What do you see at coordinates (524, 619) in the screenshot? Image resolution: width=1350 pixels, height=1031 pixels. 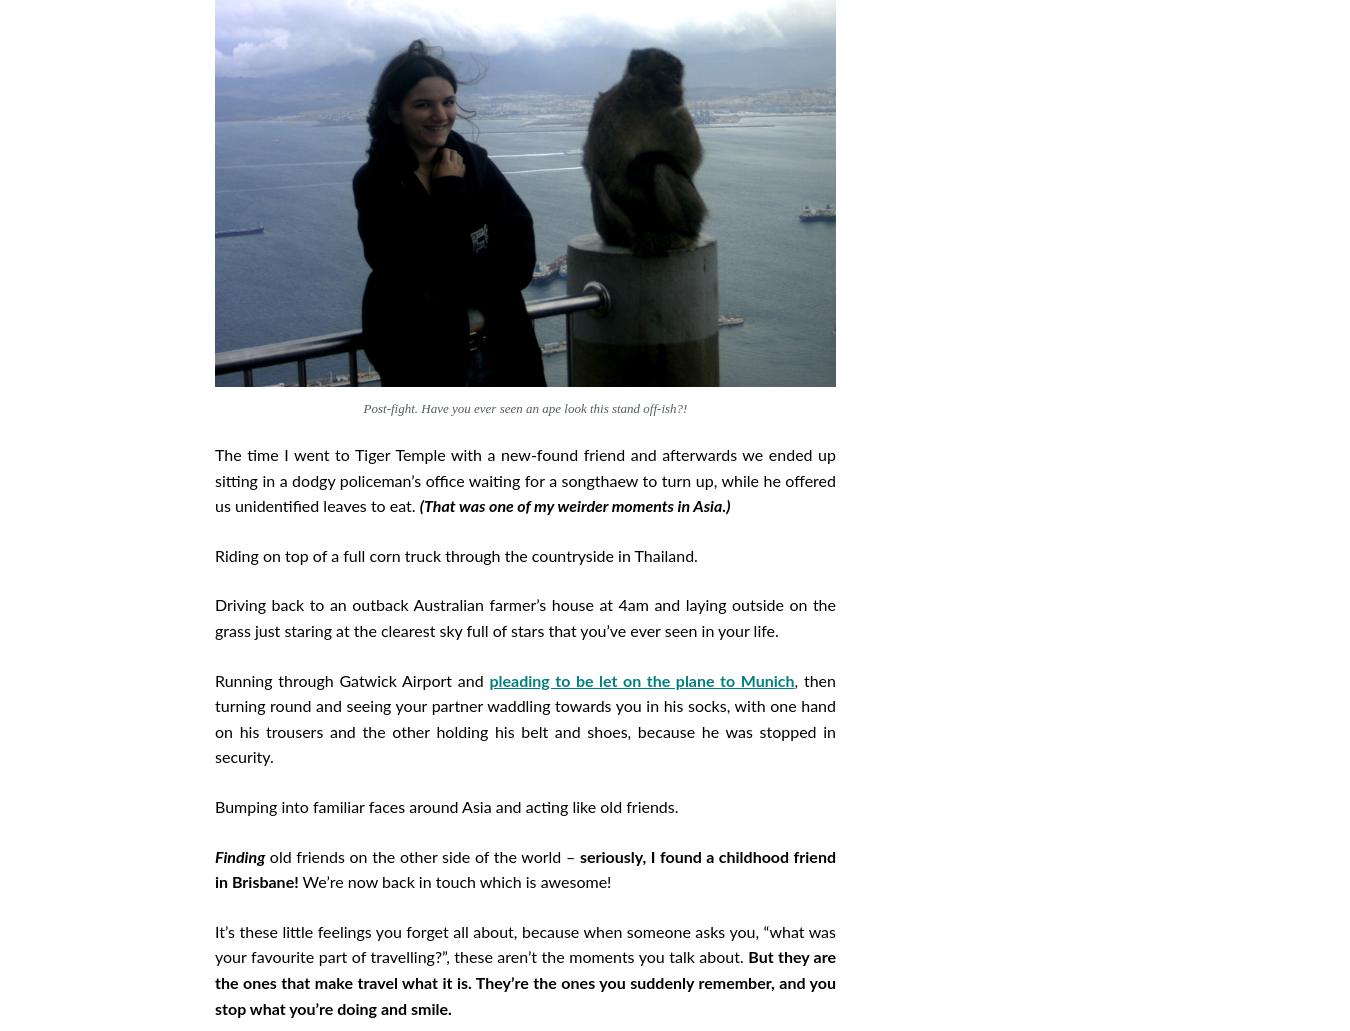 I see `'Driving back to an outback Australian farmer’s house at 4am and laying outside on the grass just staring at the clearest sky full of stars that you’ve ever seen in your life.'` at bounding box center [524, 619].